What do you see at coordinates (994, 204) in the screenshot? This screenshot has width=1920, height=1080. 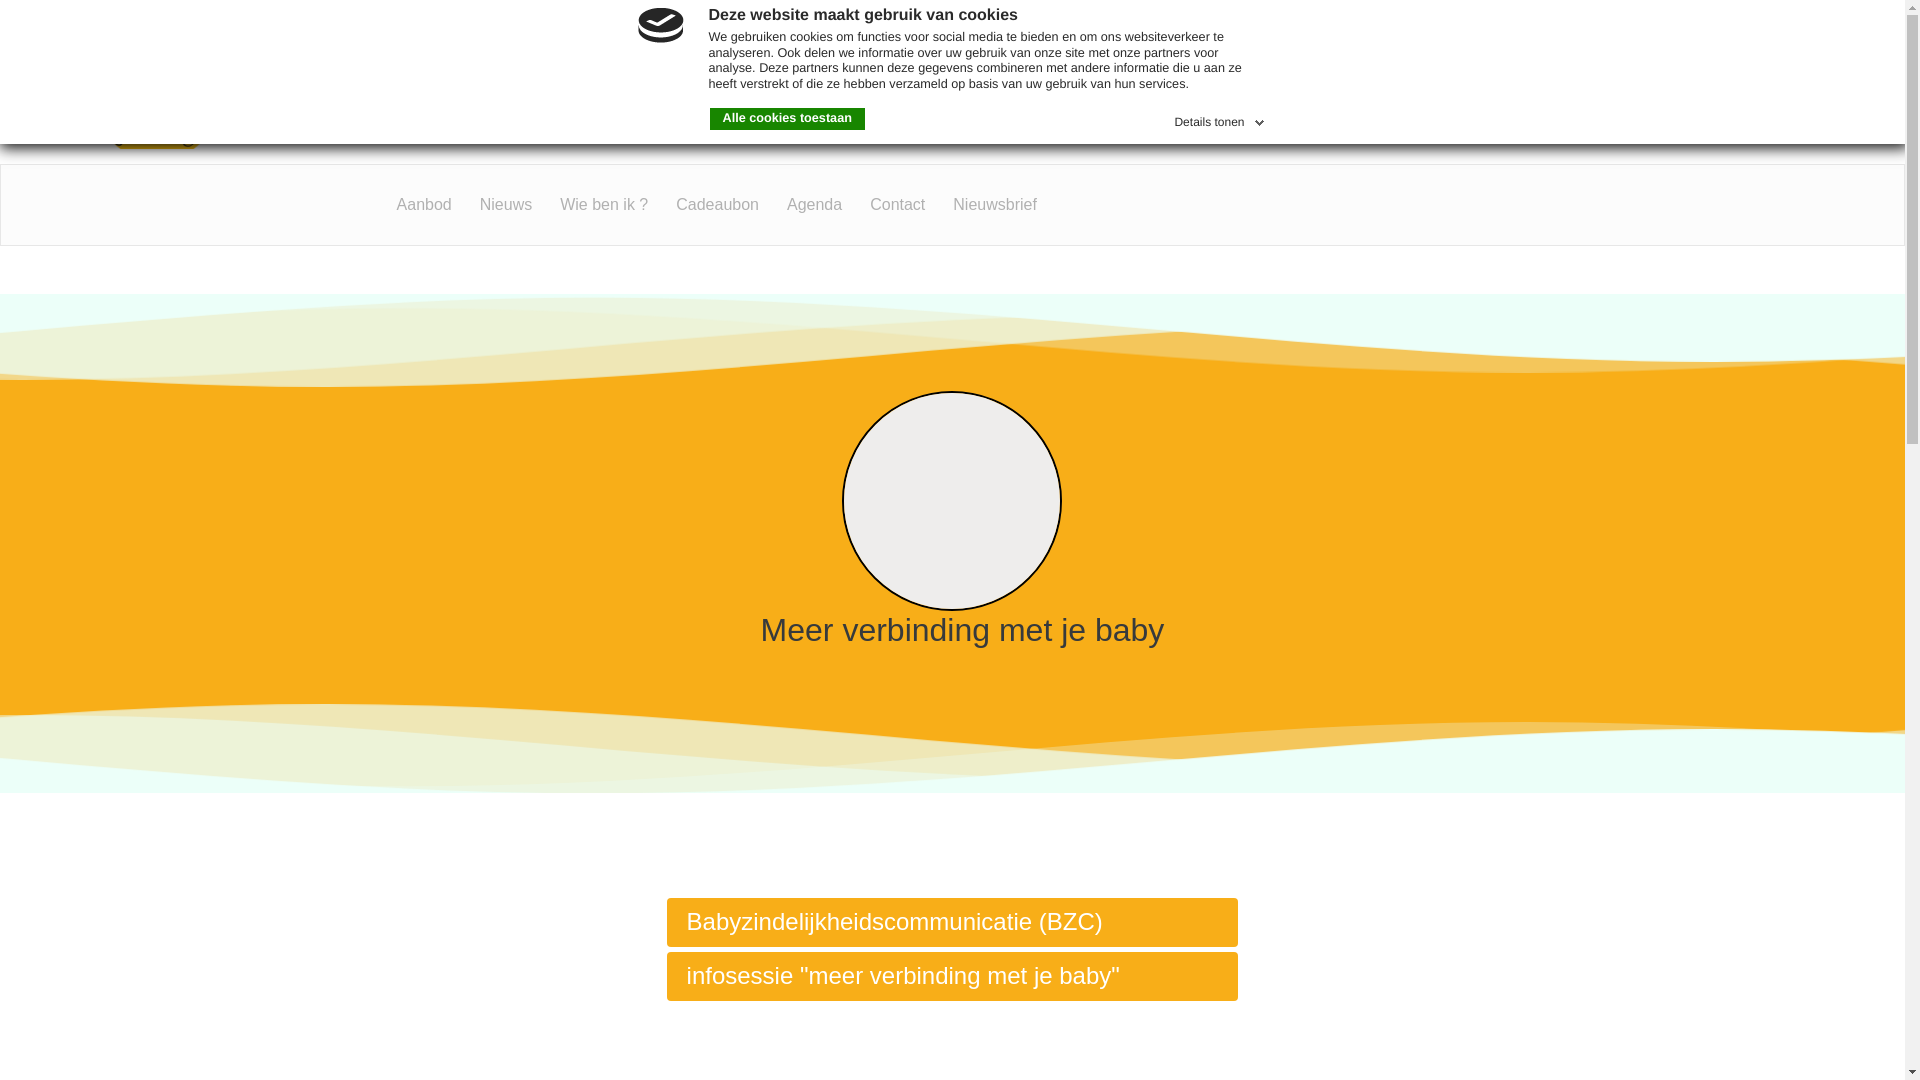 I see `'Nieuwsbrief'` at bounding box center [994, 204].